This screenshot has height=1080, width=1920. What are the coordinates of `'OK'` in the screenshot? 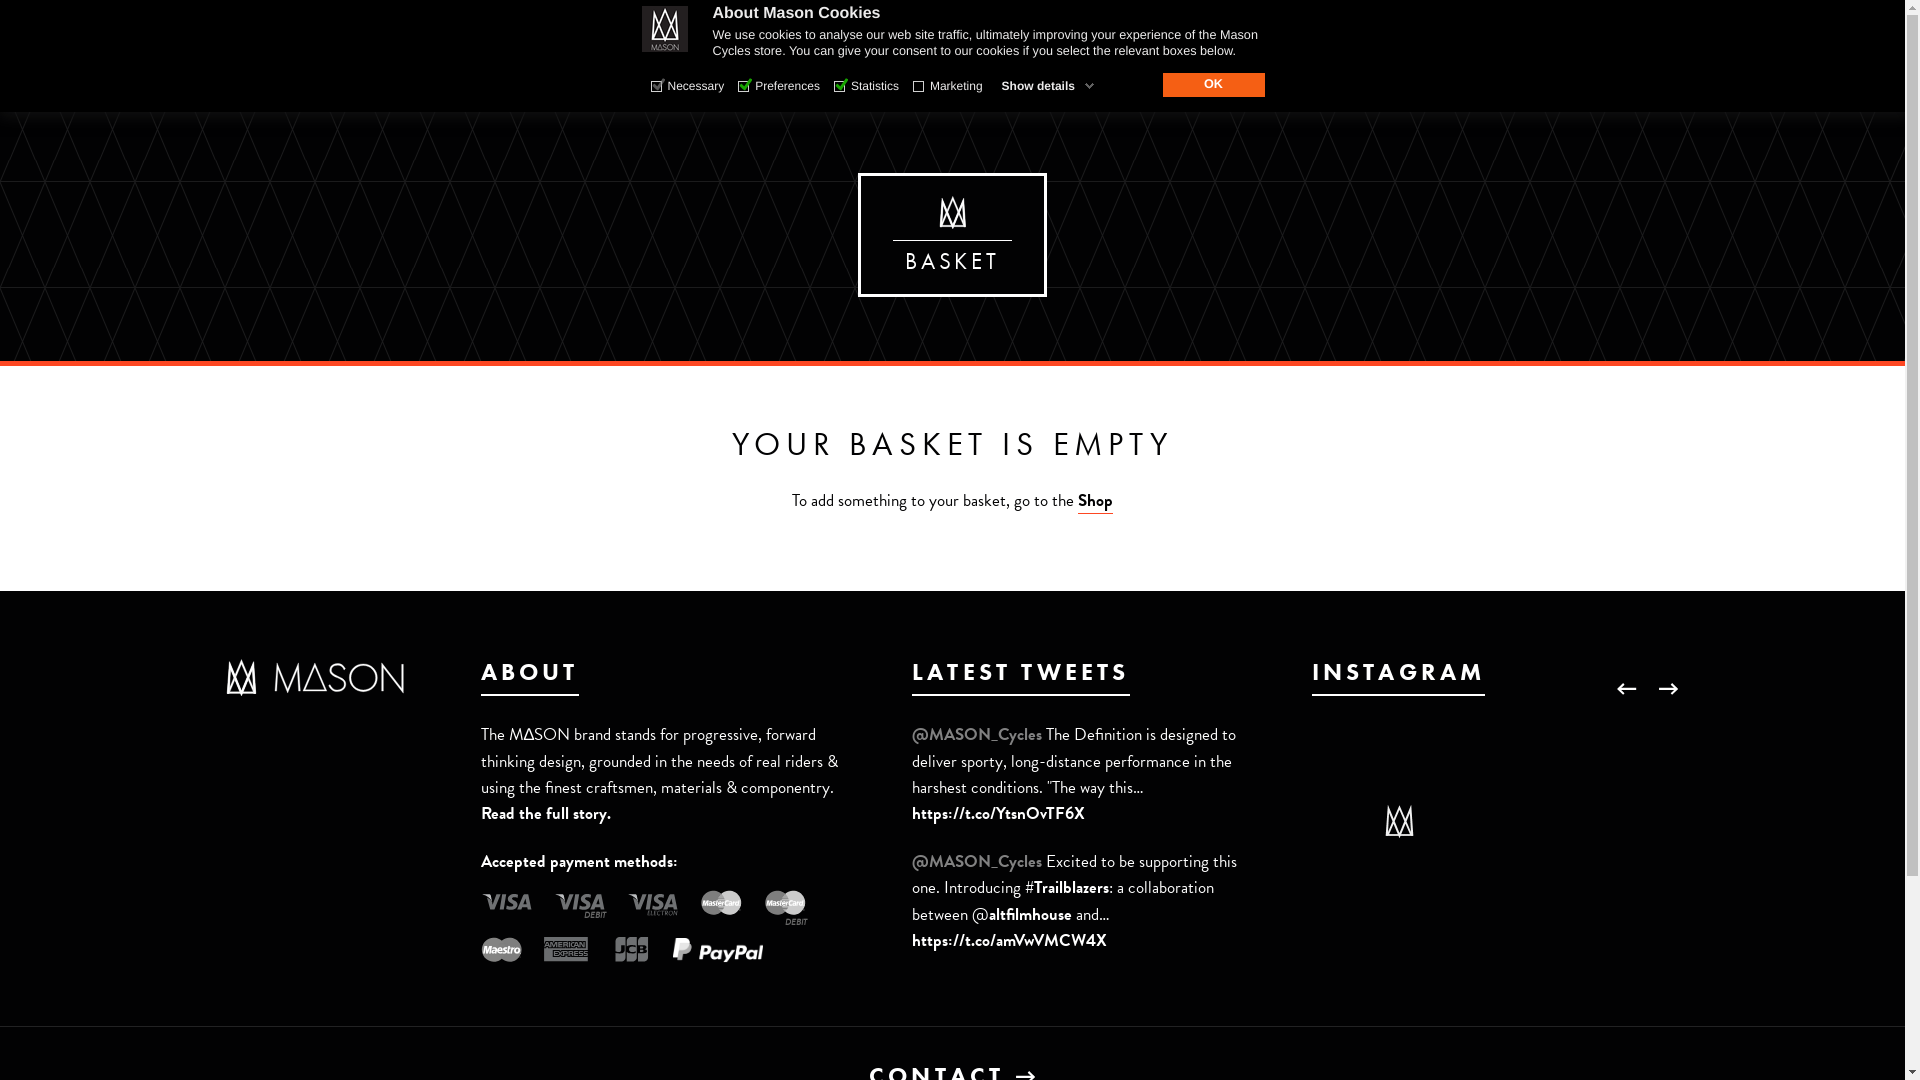 It's located at (1212, 83).